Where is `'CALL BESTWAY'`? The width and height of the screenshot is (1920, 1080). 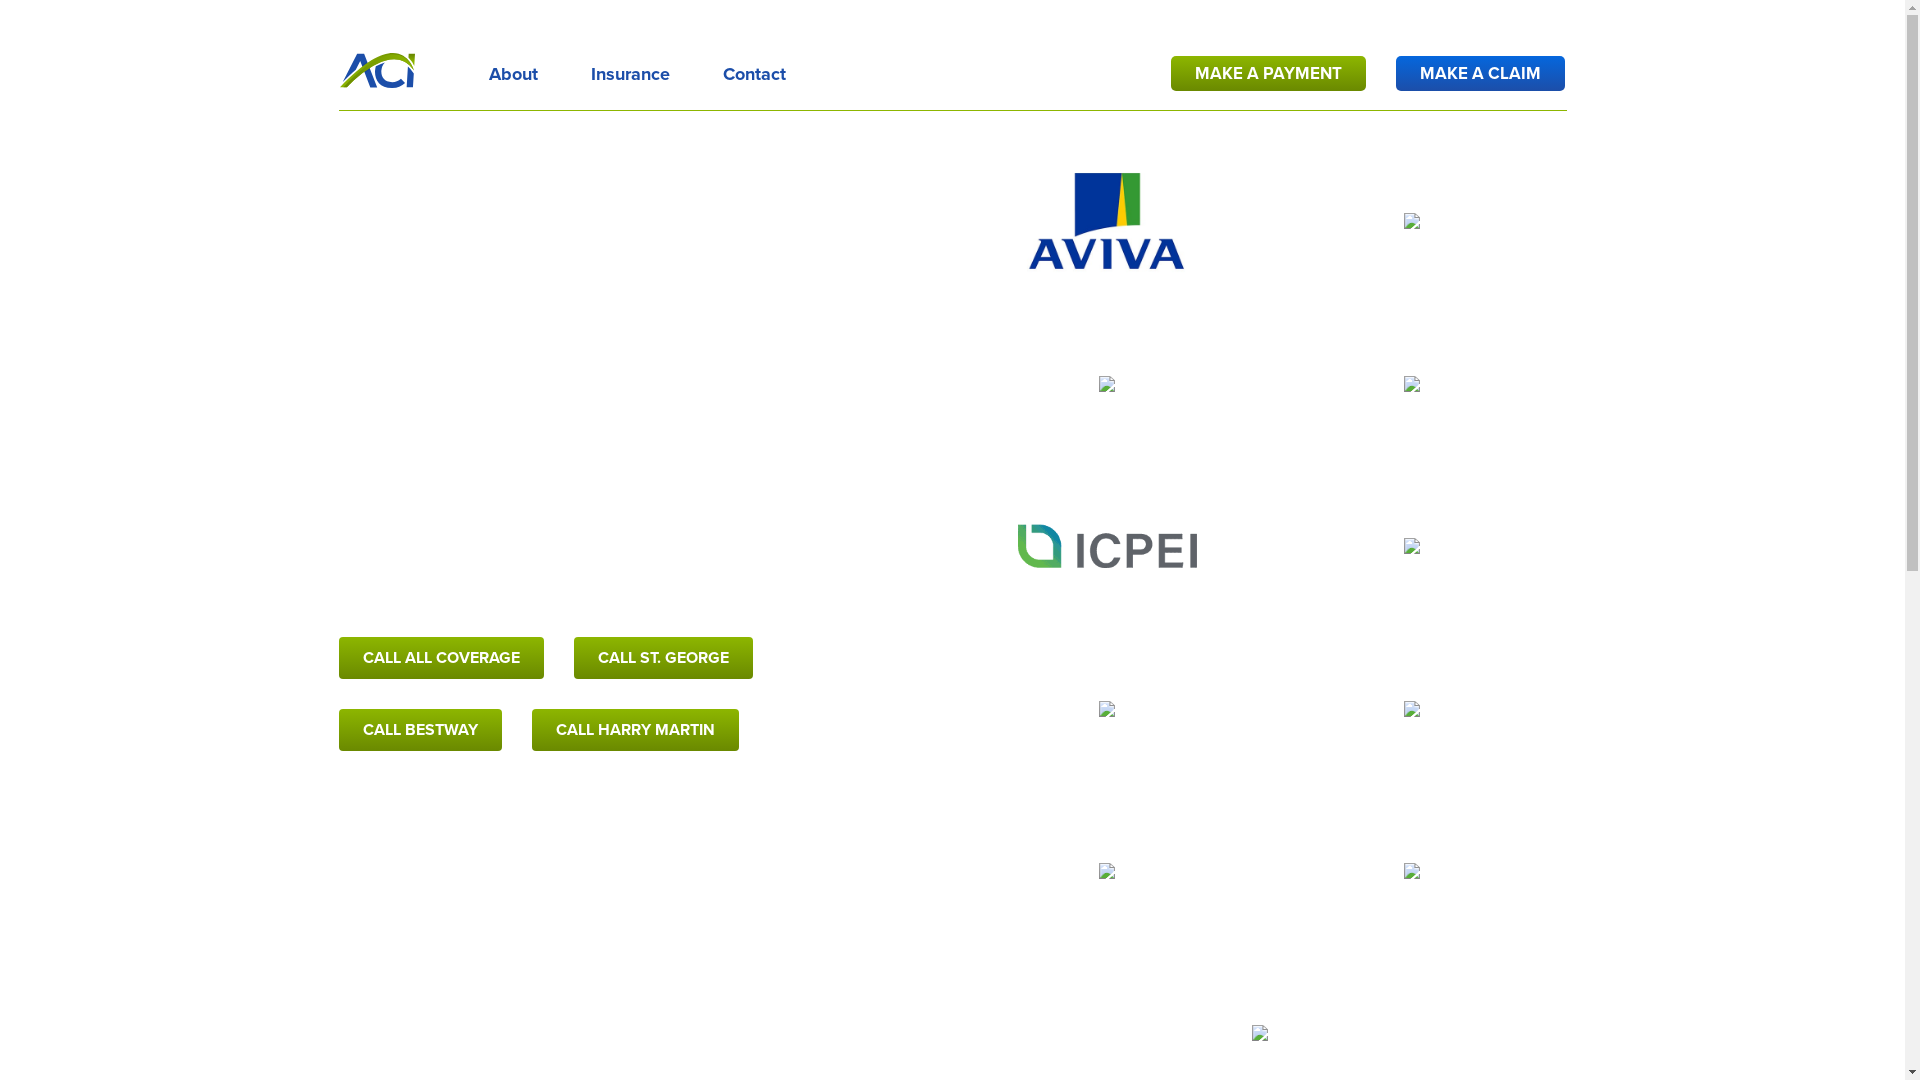
'CALL BESTWAY' is located at coordinates (419, 729).